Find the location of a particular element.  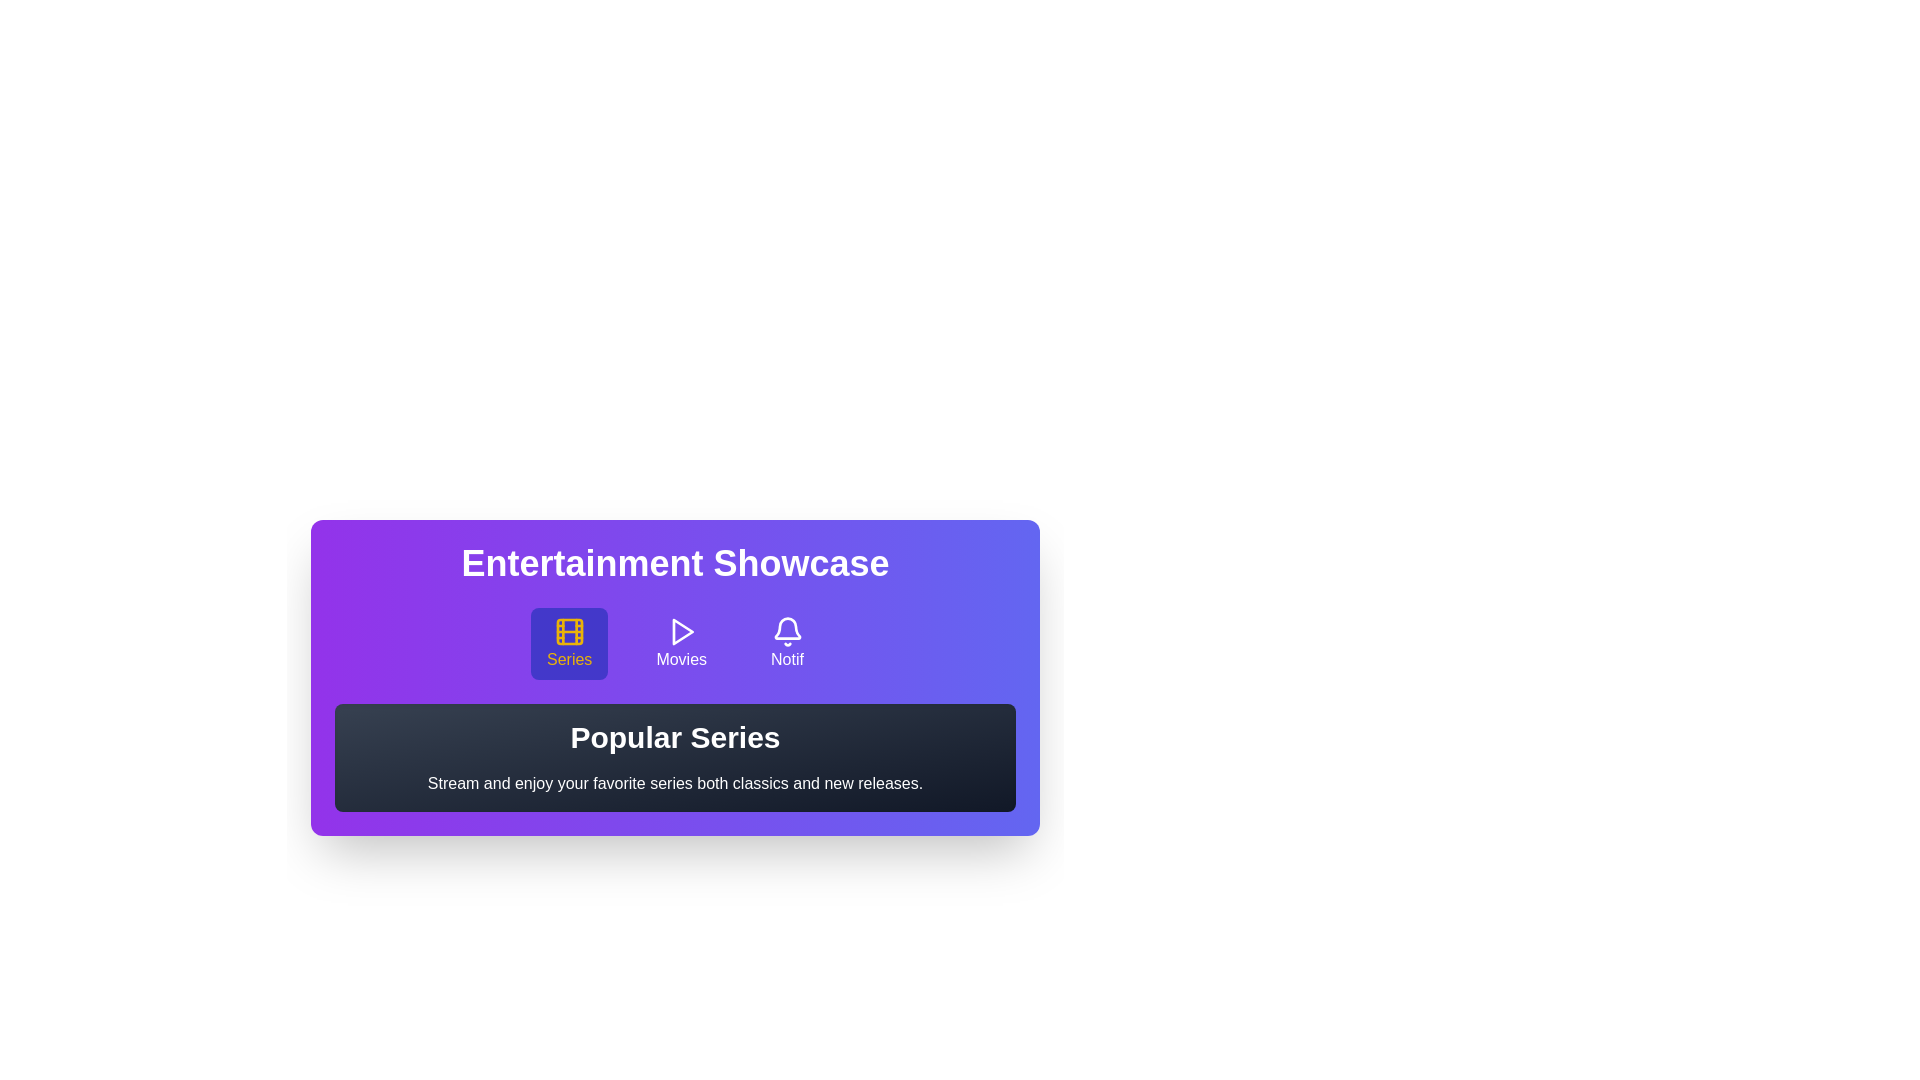

SVG shape that is part of the film strip icon located at the top-left corner of its bounding box for debugging purposes is located at coordinates (568, 632).